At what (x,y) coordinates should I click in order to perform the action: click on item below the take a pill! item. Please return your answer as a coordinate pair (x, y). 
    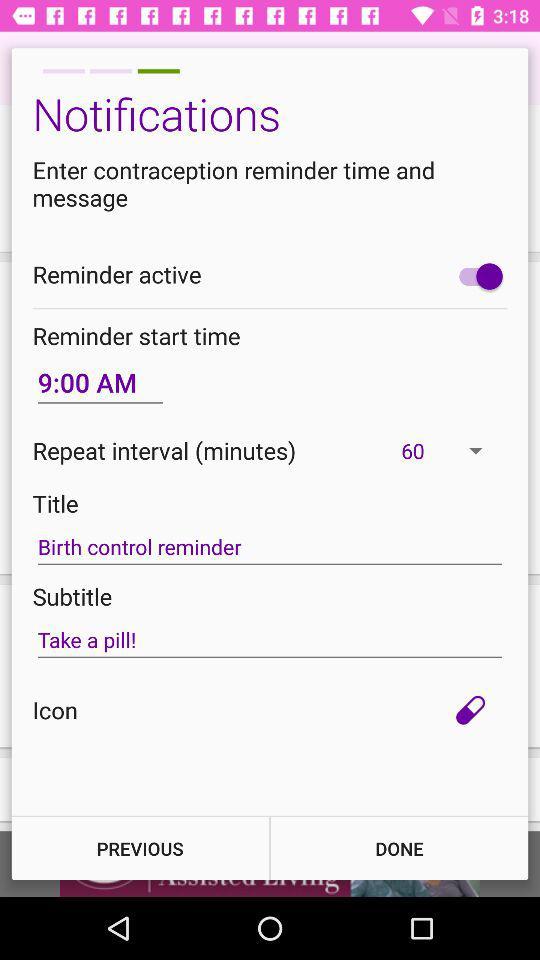
    Looking at the image, I should click on (470, 710).